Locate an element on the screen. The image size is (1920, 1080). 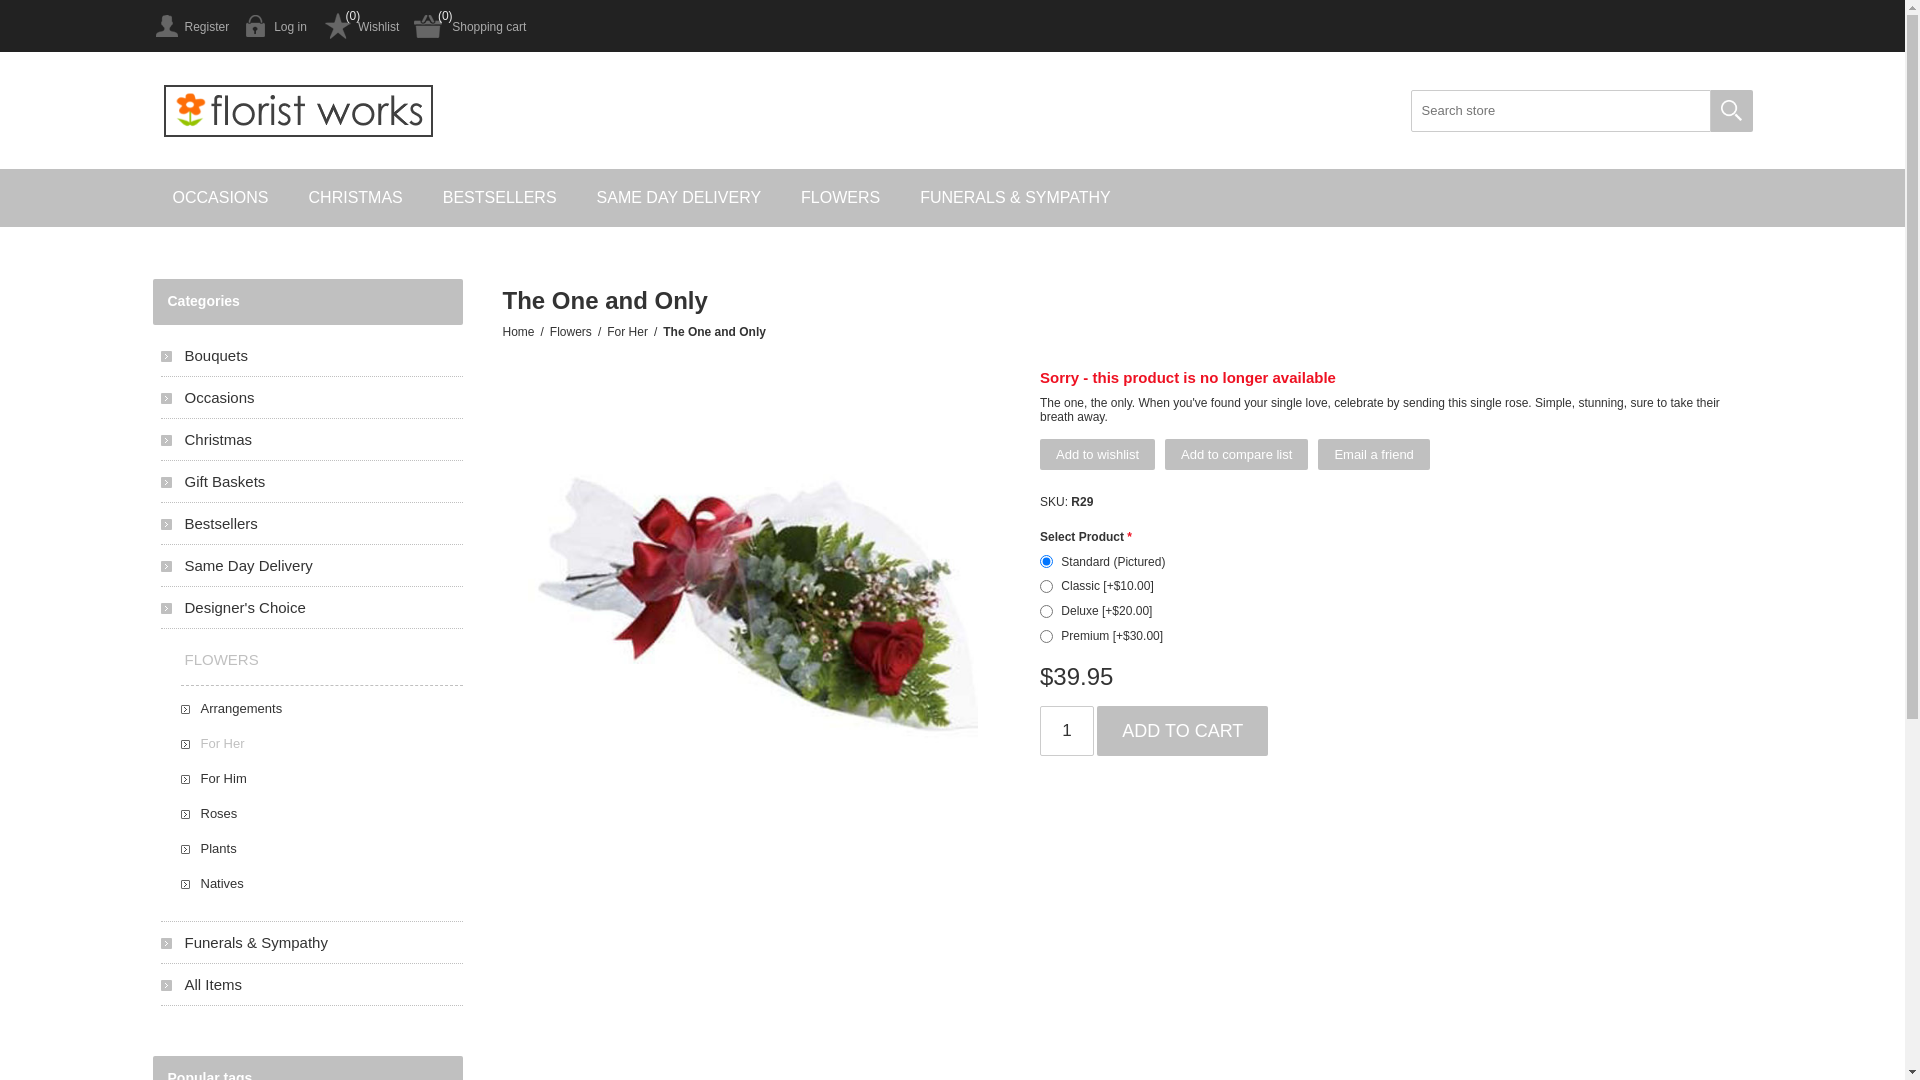
'Flowers' is located at coordinates (570, 330).